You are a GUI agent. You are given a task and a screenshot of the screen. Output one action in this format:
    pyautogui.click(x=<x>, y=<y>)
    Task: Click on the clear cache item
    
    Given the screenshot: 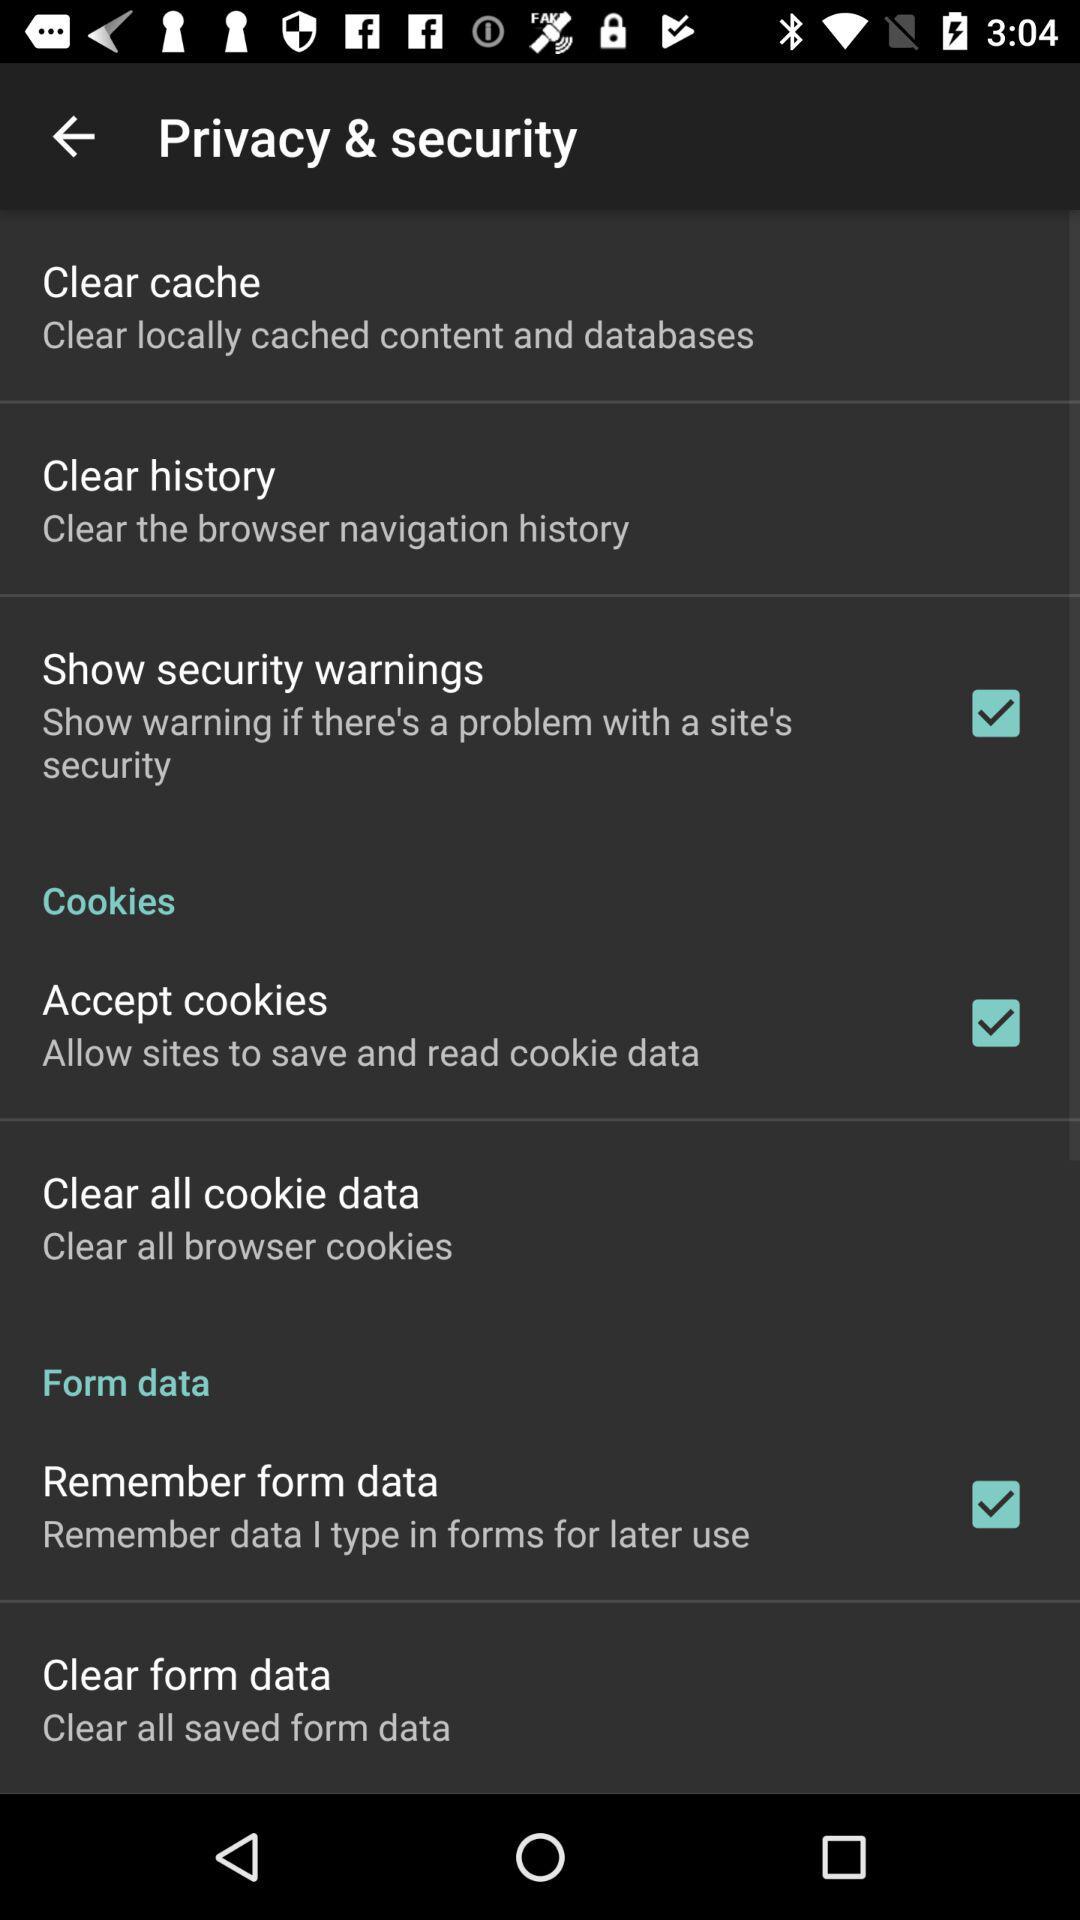 What is the action you would take?
    pyautogui.click(x=150, y=279)
    